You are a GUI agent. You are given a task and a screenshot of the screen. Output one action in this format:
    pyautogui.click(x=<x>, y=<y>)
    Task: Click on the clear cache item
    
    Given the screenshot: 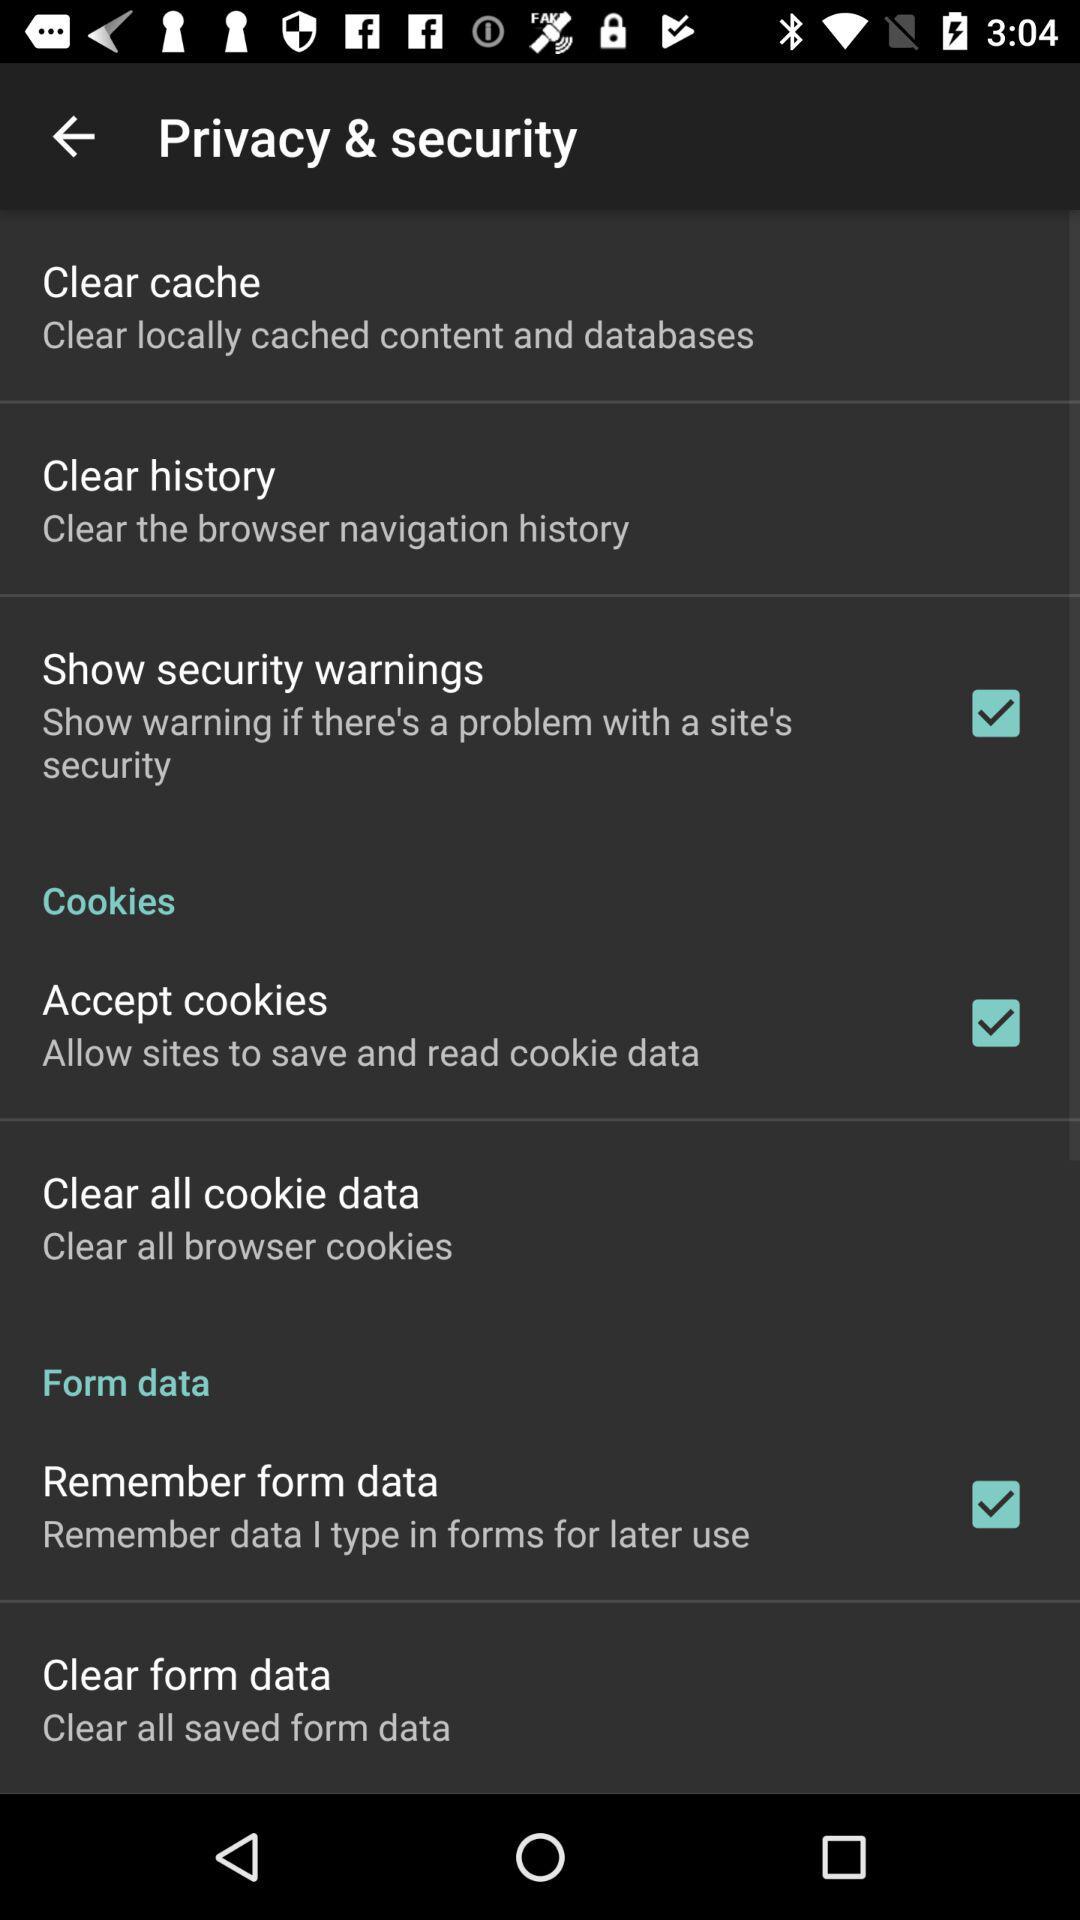 What is the action you would take?
    pyautogui.click(x=150, y=279)
    